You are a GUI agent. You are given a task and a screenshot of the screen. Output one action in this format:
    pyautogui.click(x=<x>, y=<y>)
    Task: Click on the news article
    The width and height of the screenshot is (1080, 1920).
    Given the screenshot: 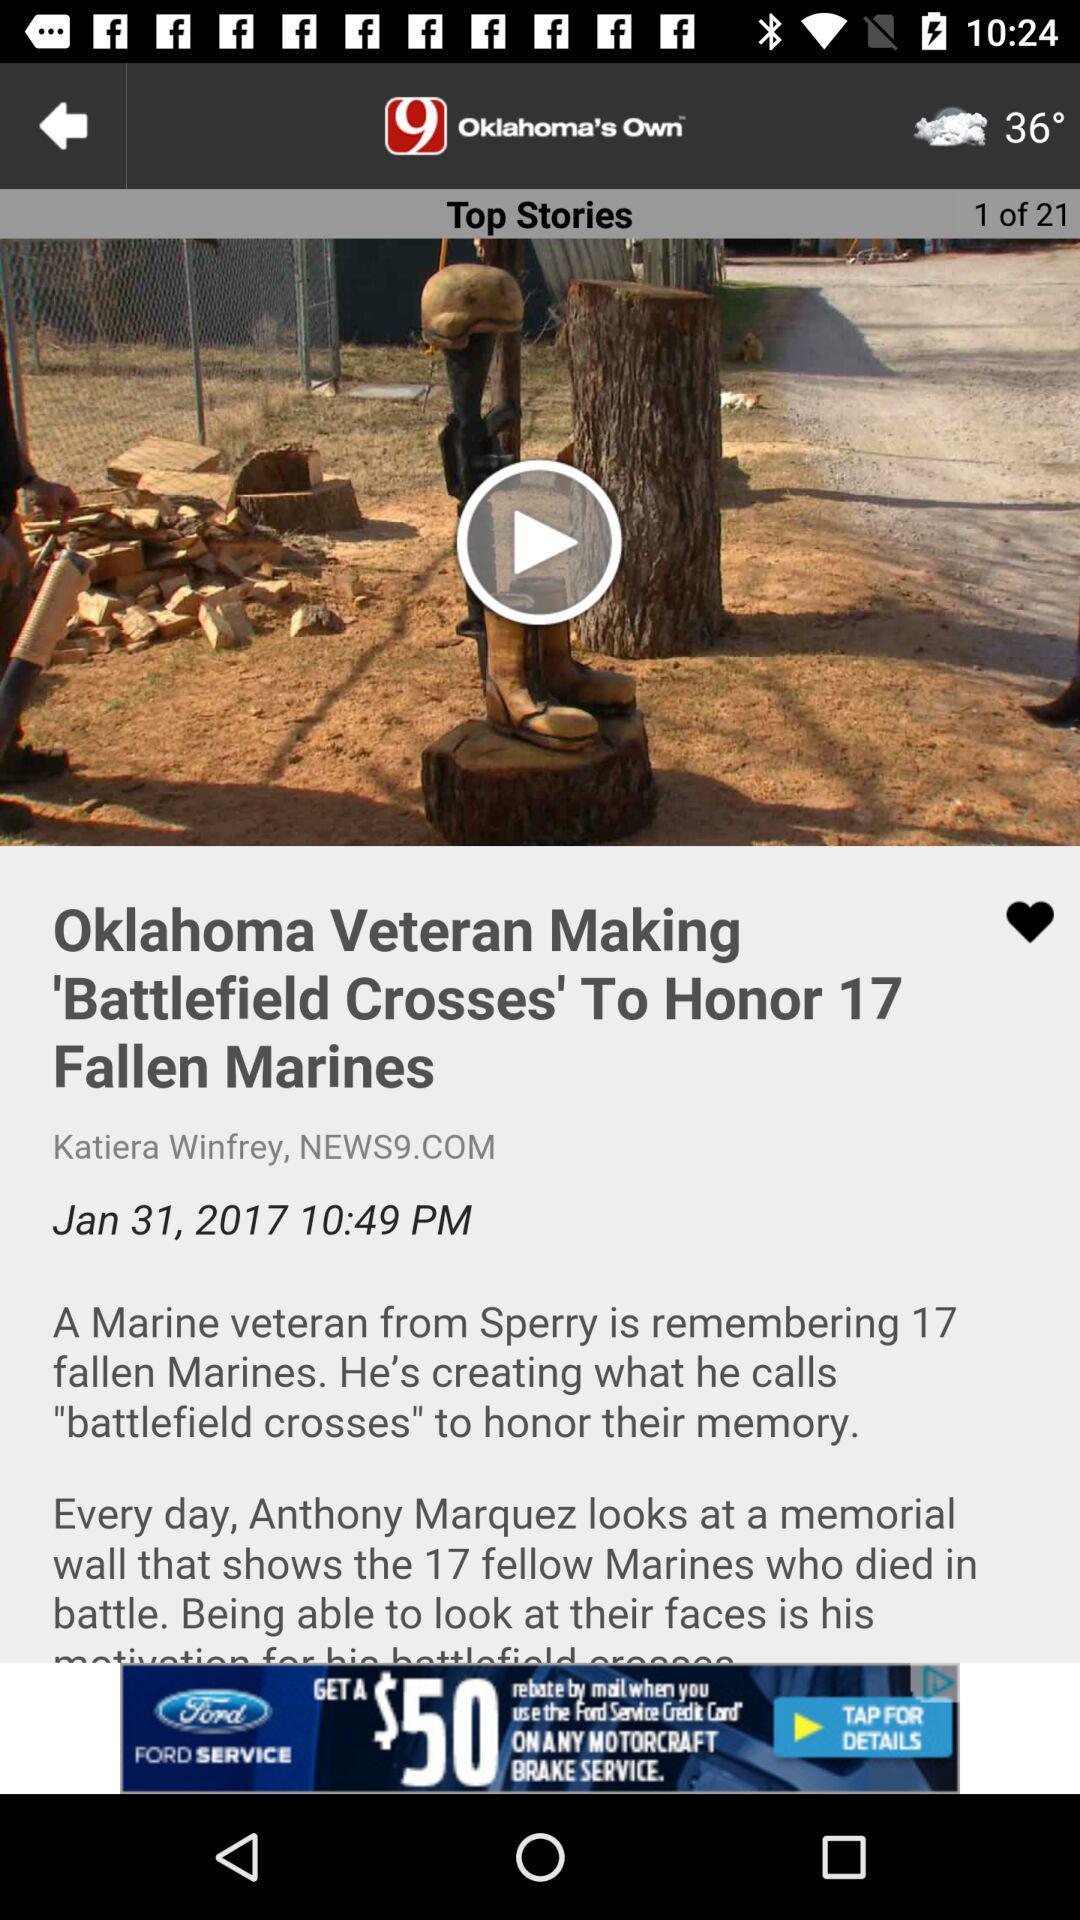 What is the action you would take?
    pyautogui.click(x=540, y=1253)
    